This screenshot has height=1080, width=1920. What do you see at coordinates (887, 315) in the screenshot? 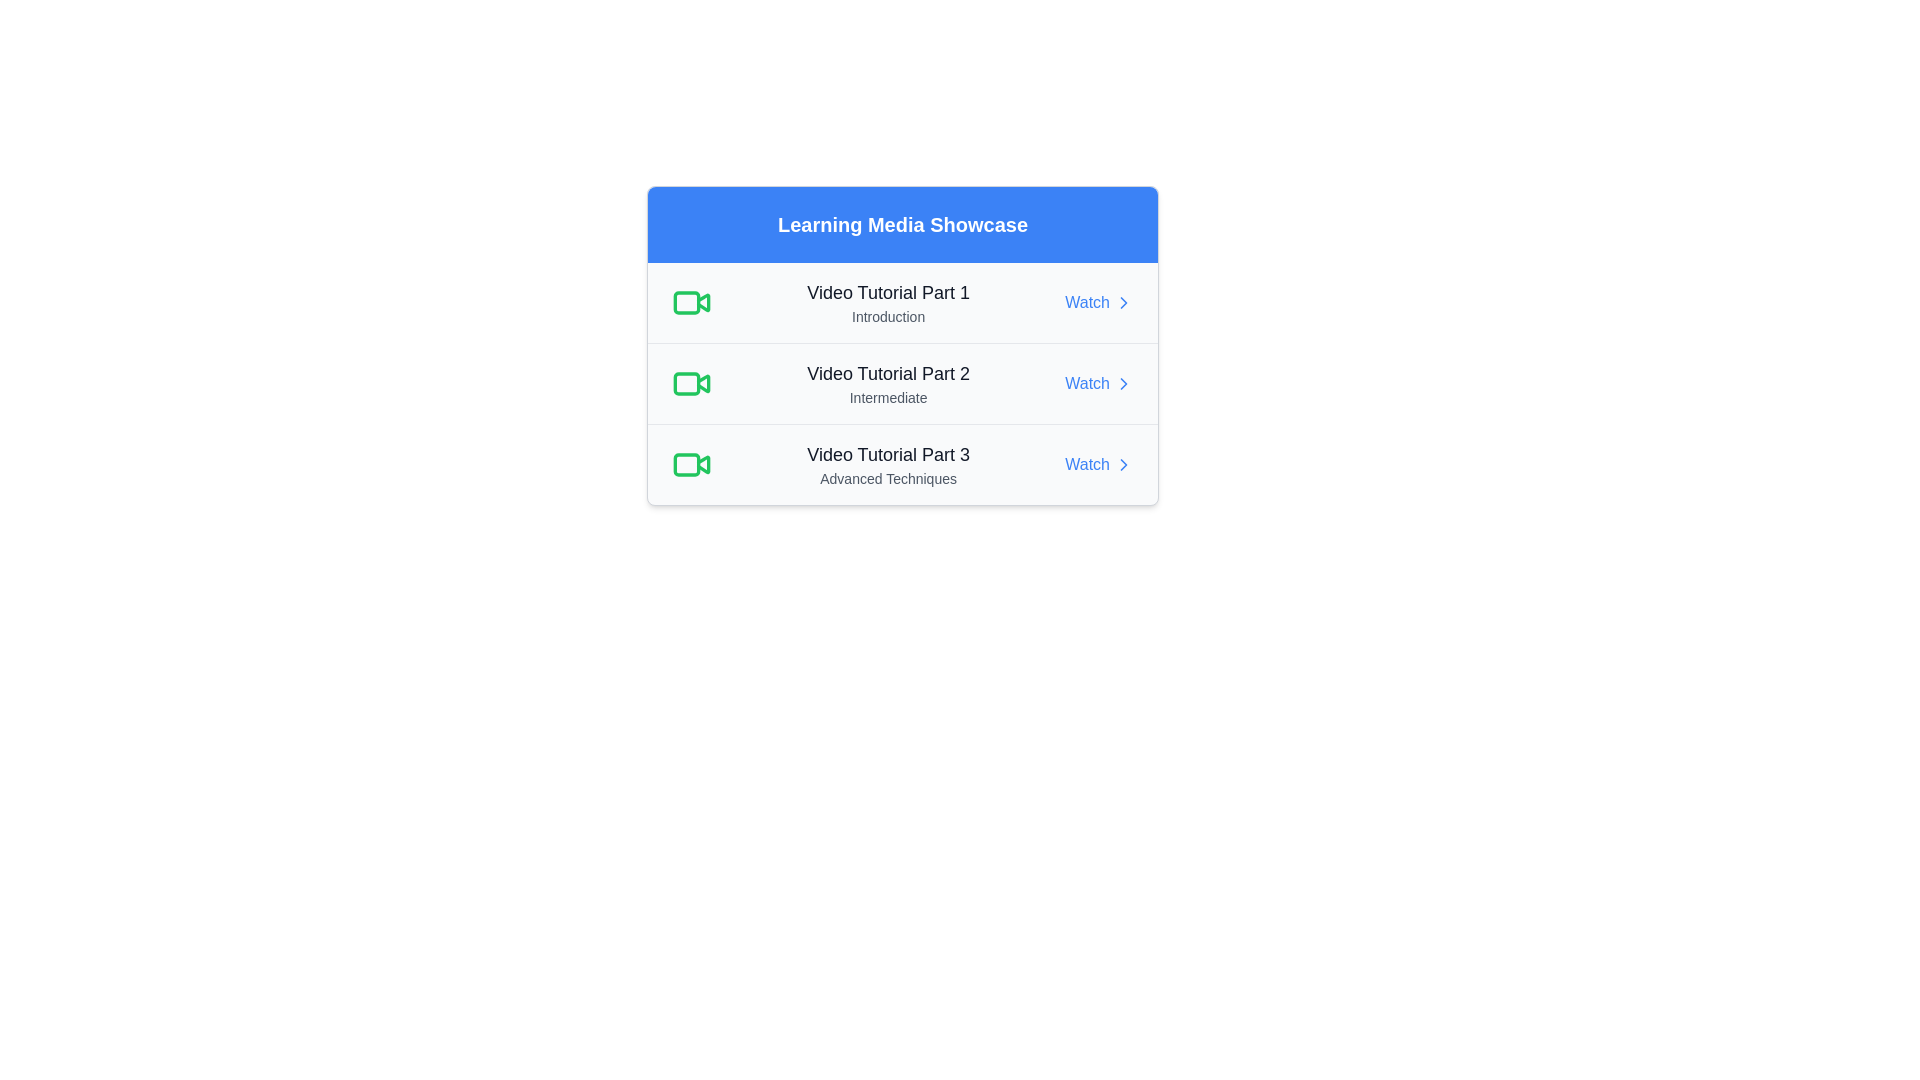
I see `the Text Label that serves as a subtitle for the 'Video Tutorial Part 1' section, which is positioned directly beneath the main title and centered horizontally within the top section of the layout` at bounding box center [887, 315].